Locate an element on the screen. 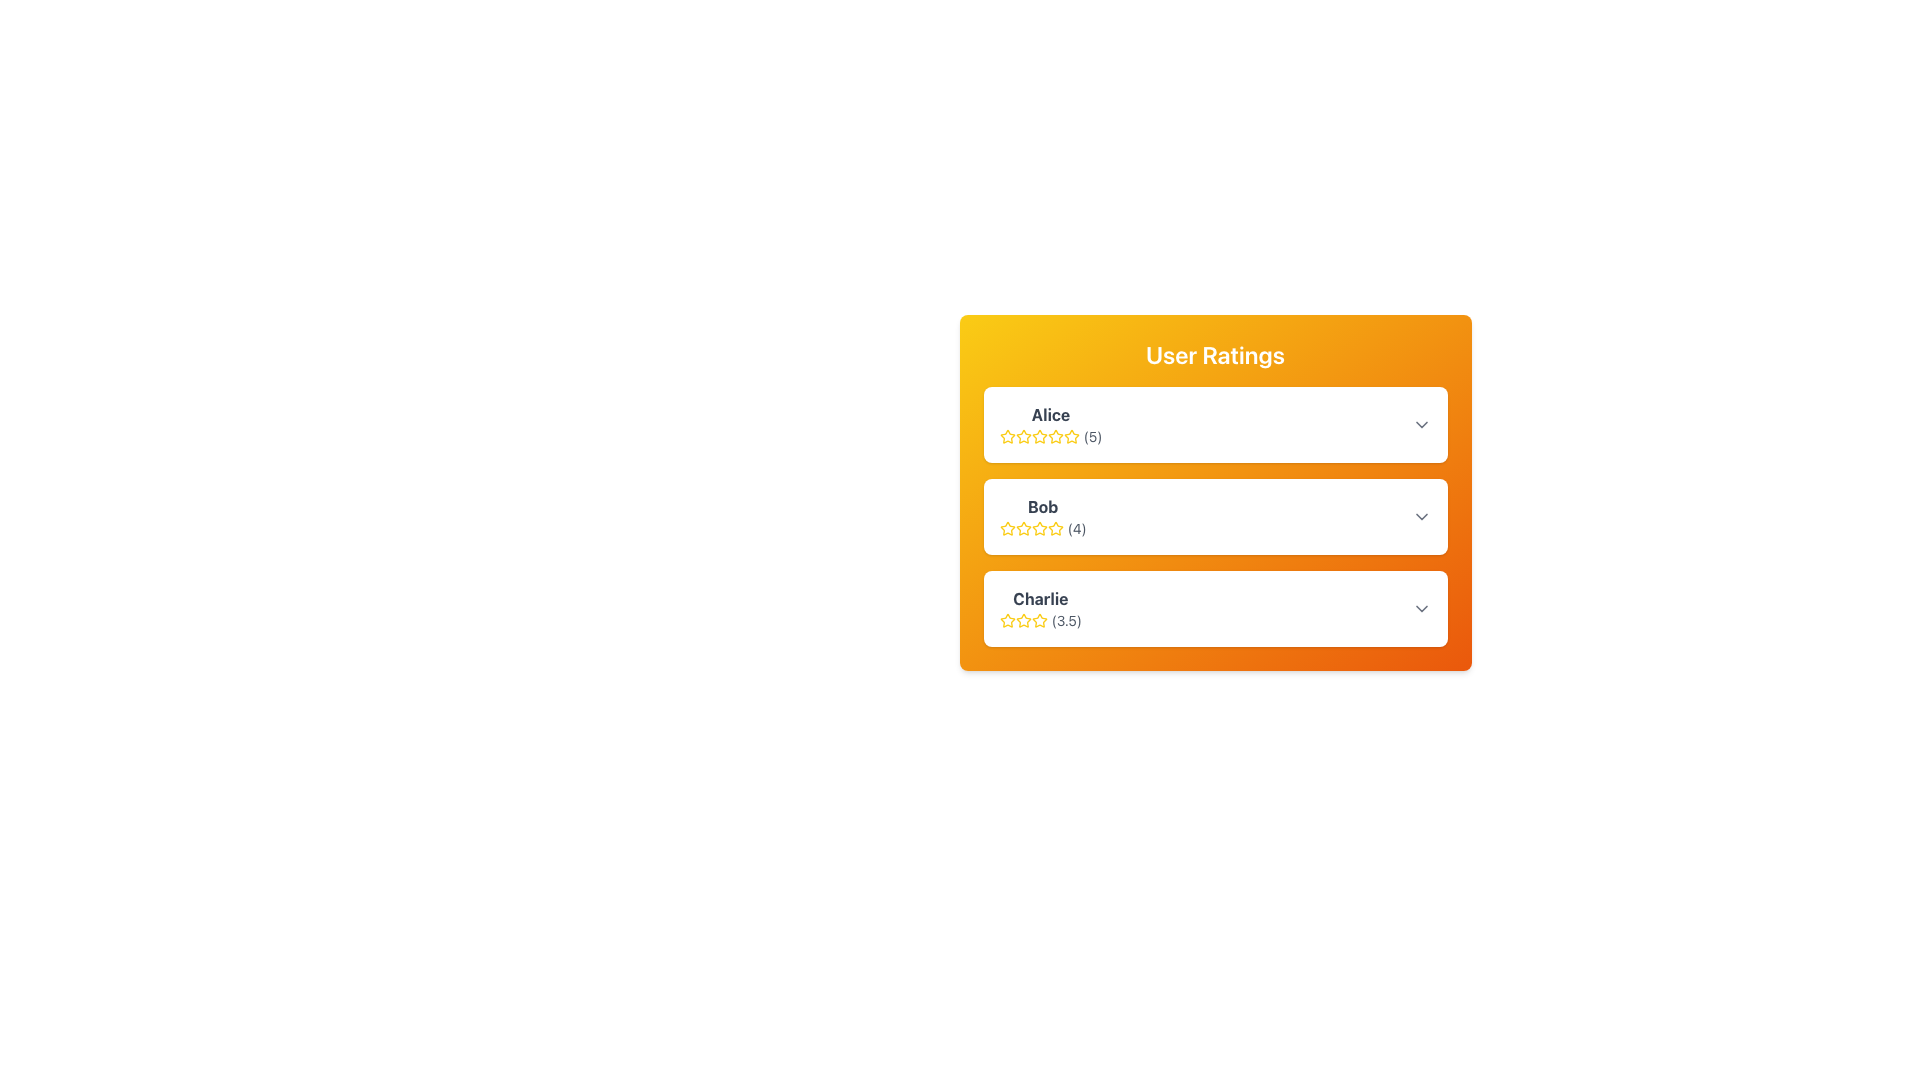 The image size is (1920, 1080). the text and star rating display for the user 'Bob', which is located in the middle card of a vertically stacked list of three cards, positioned between 'Alice' and 'Charlie' is located at coordinates (1042, 515).